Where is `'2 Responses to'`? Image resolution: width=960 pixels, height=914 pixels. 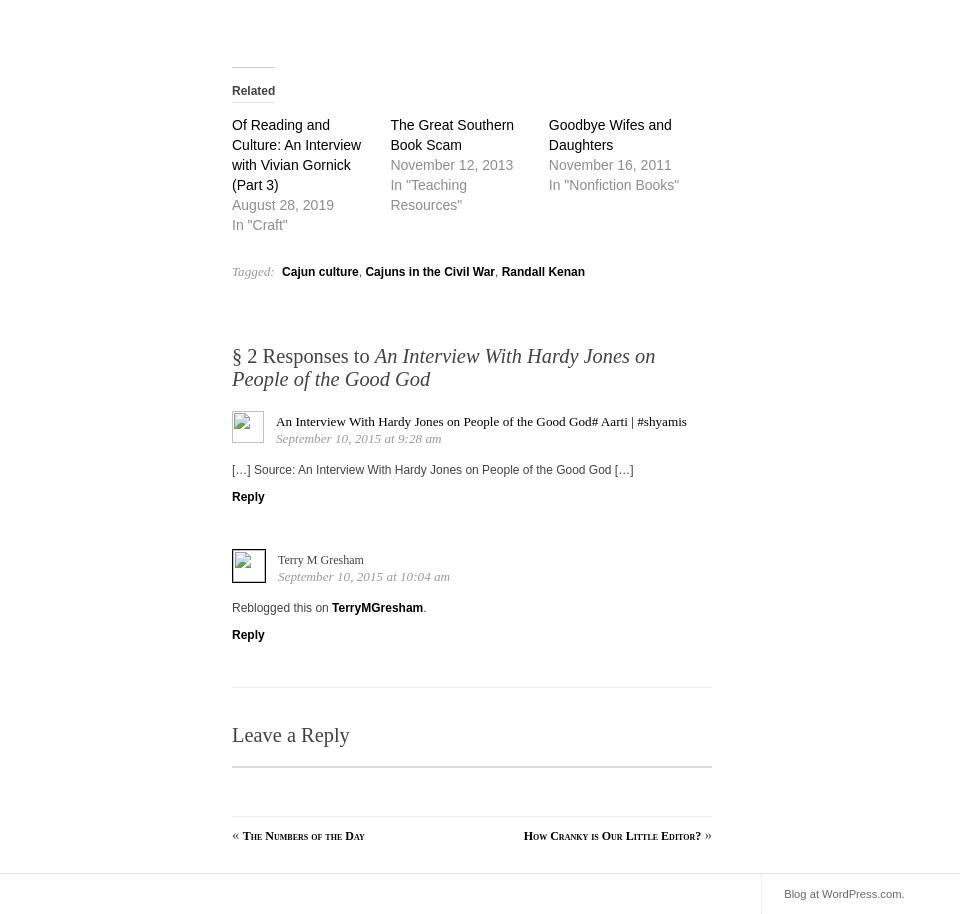
'2 Responses to' is located at coordinates (307, 355).